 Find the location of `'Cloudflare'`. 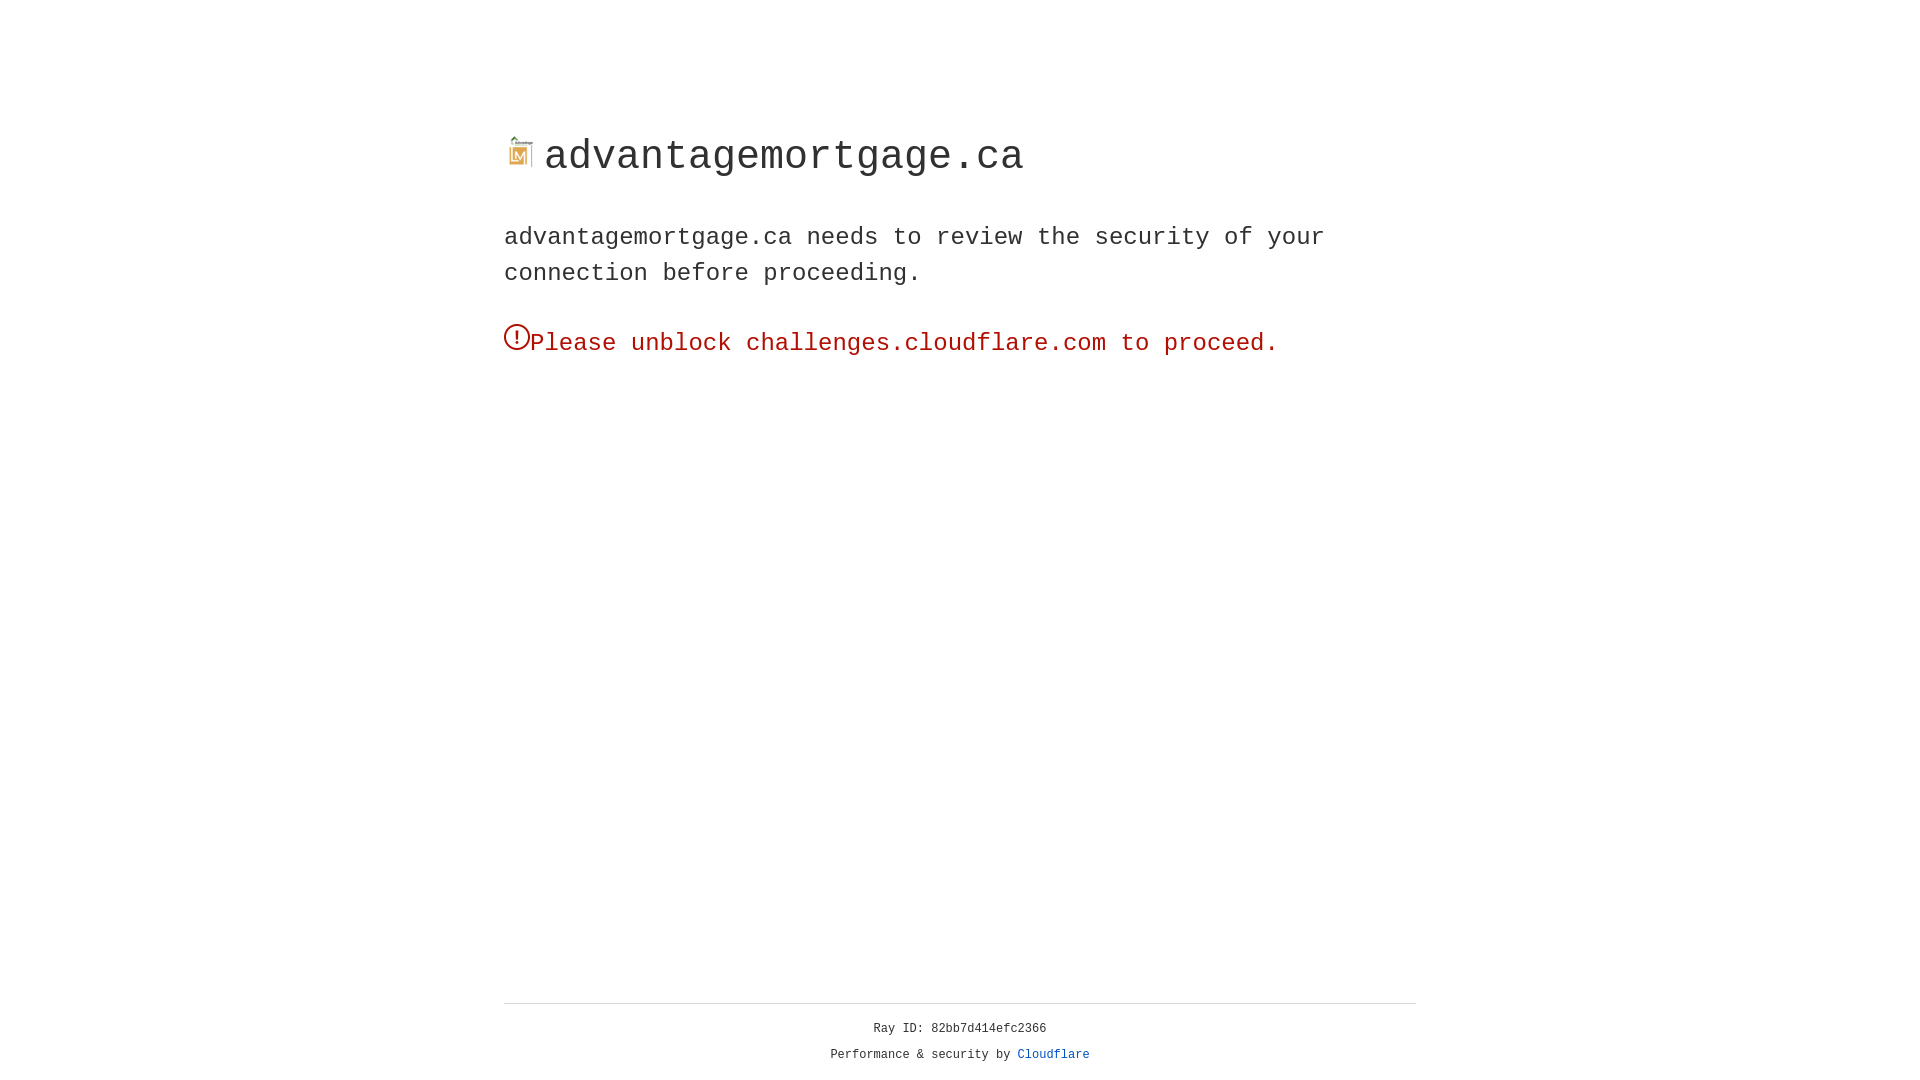

'Cloudflare' is located at coordinates (1053, 1054).